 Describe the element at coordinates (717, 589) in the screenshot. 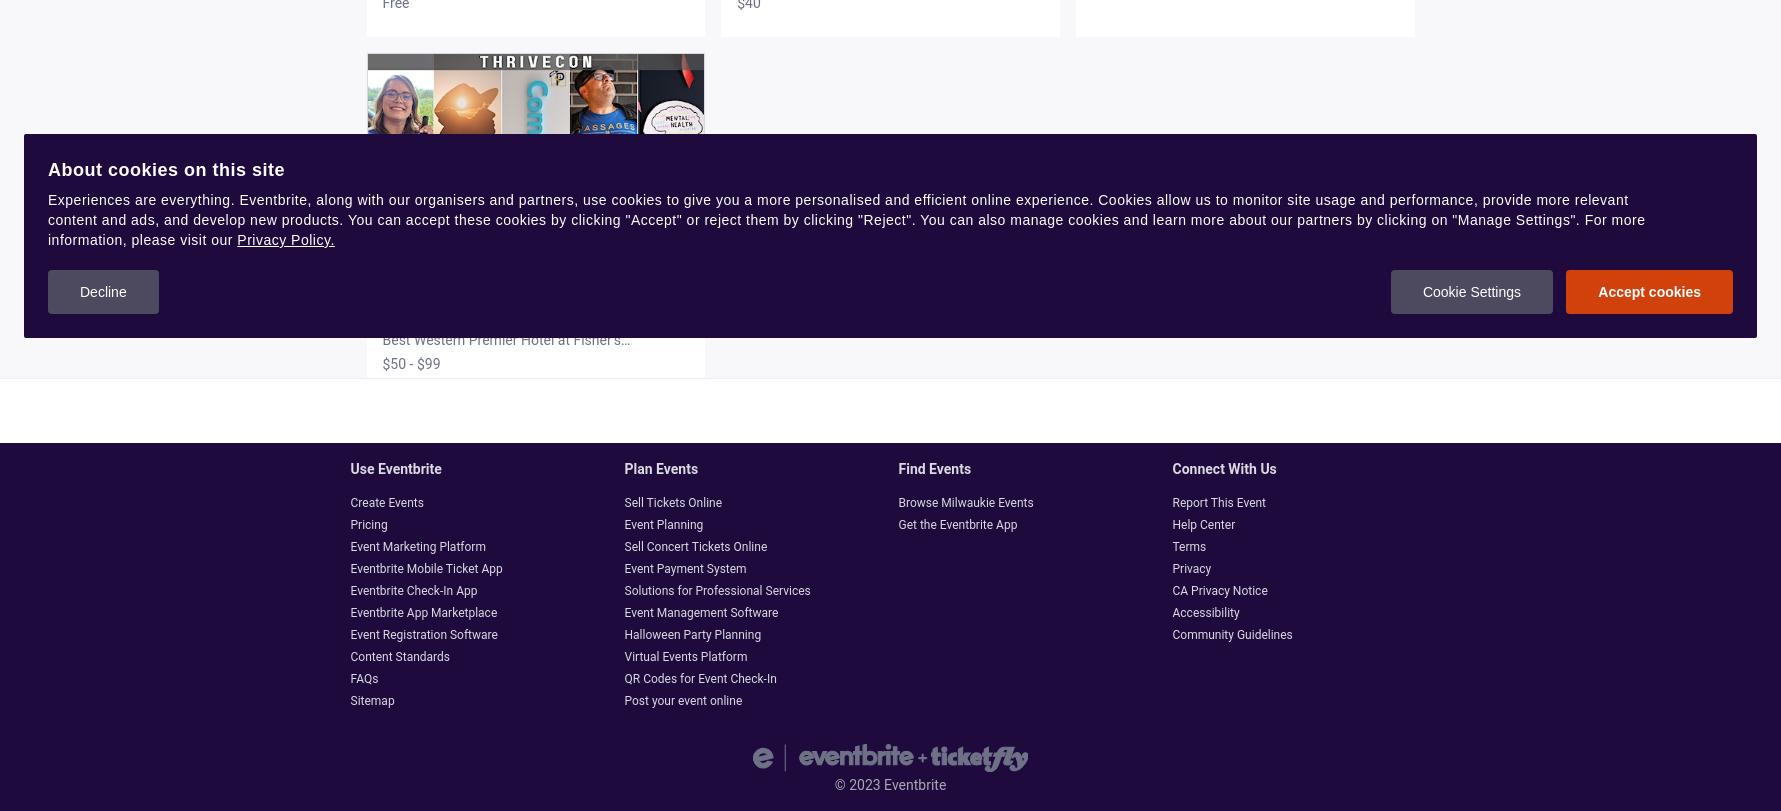

I see `'Solutions for Professional Services'` at that location.